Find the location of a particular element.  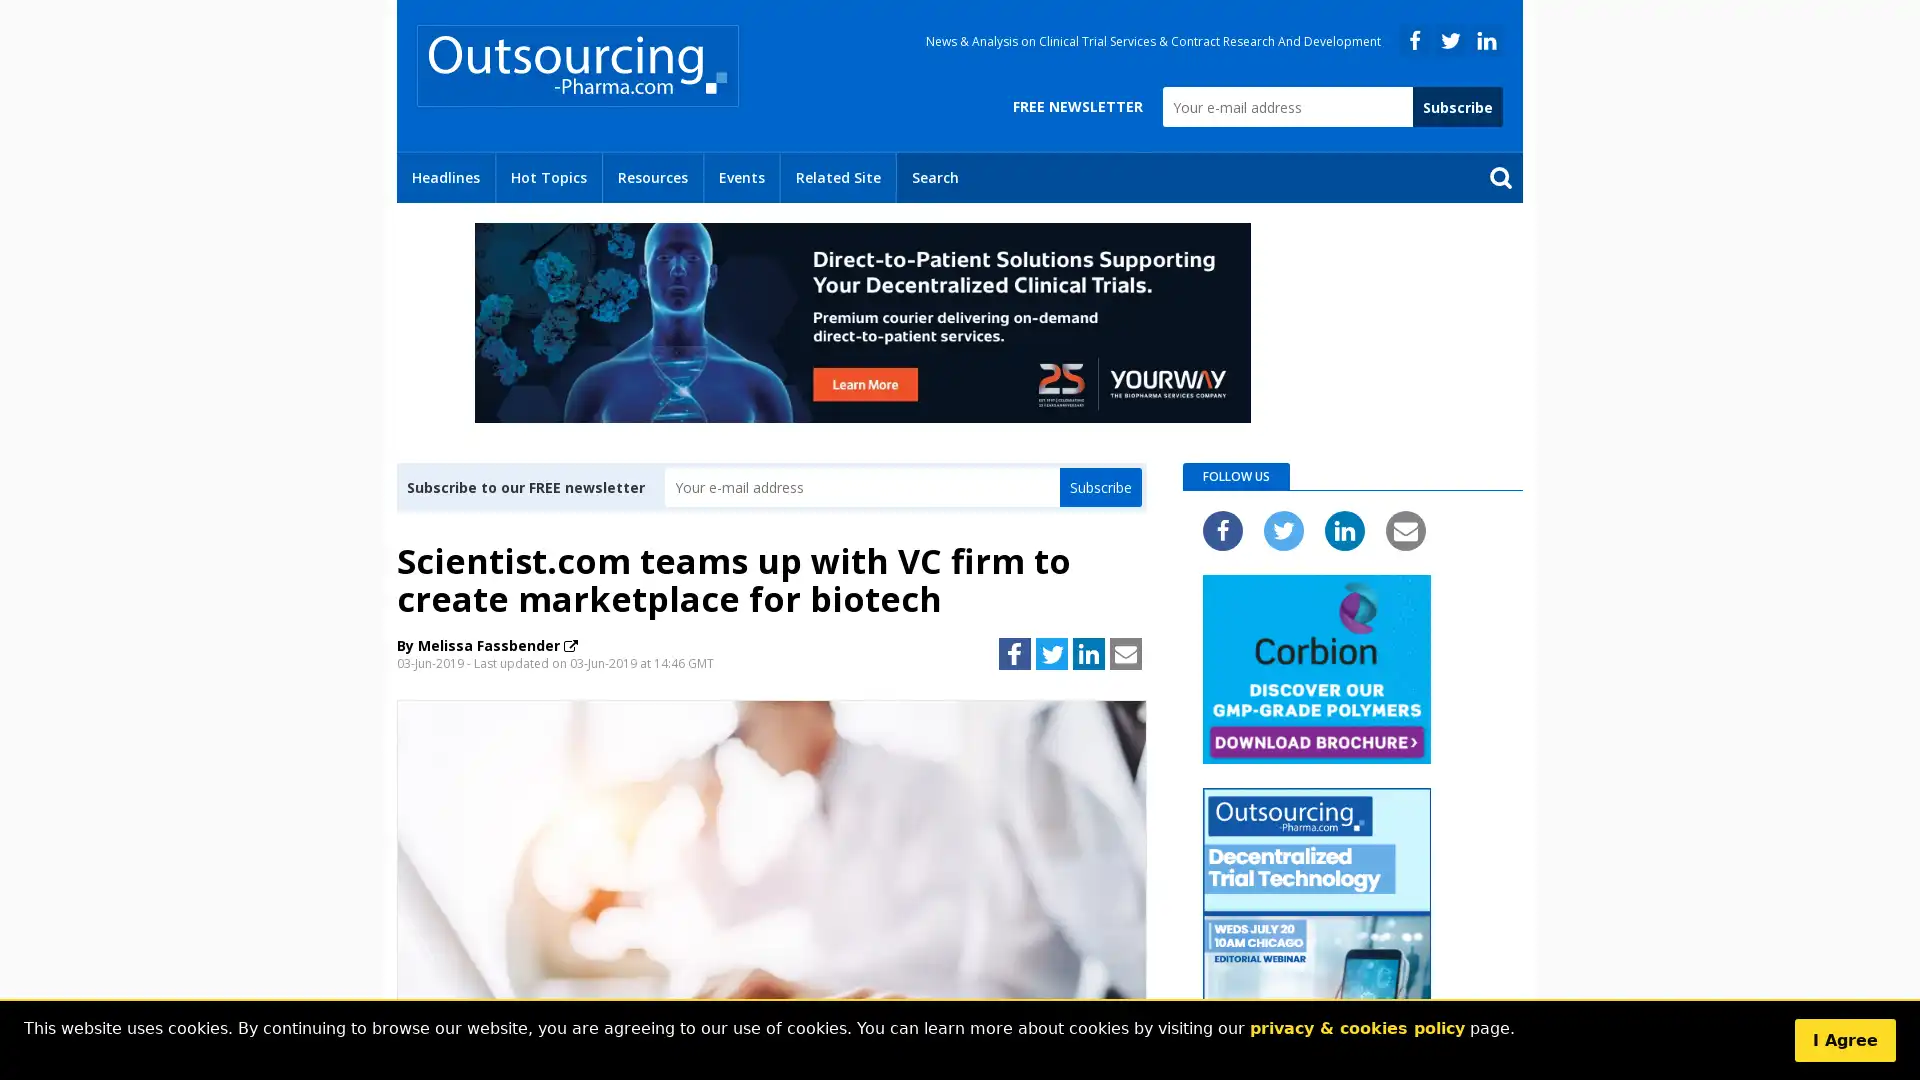

Subscribe is located at coordinates (1099, 486).